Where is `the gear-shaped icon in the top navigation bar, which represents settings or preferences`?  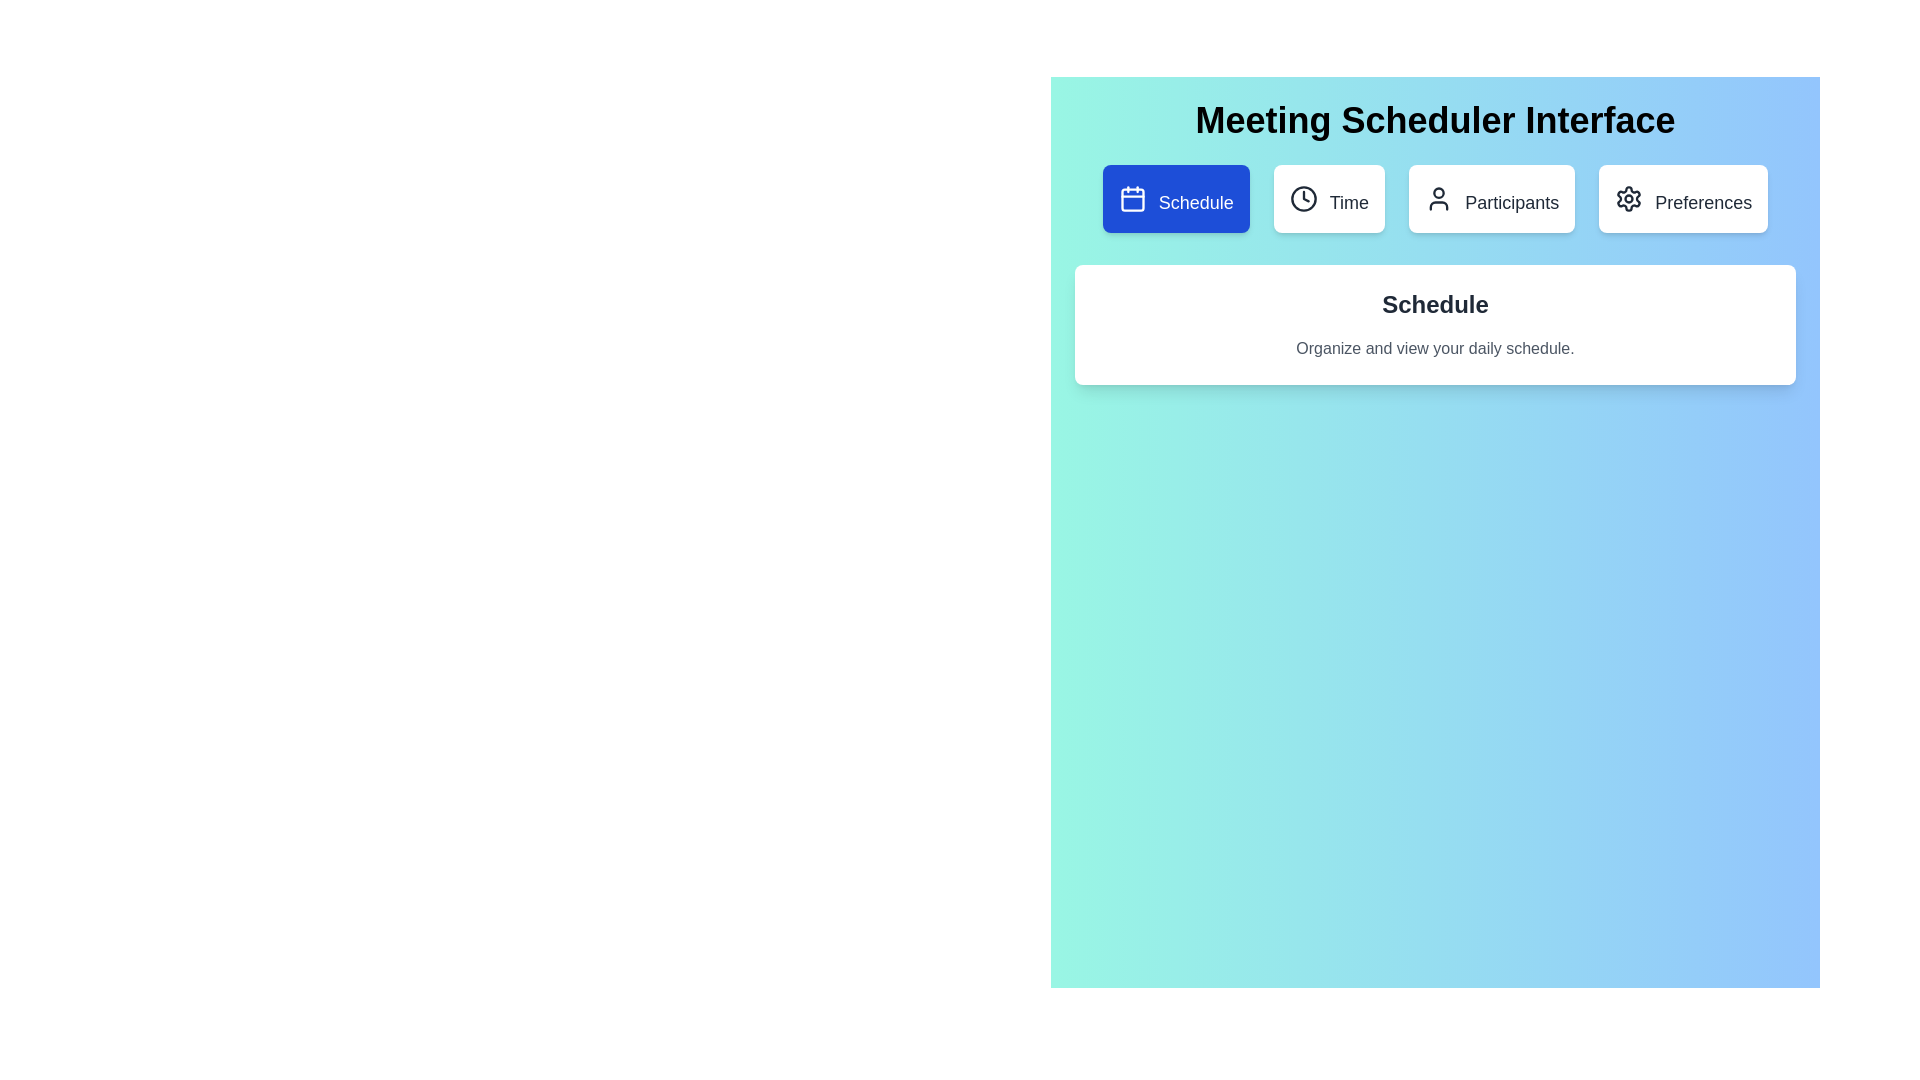
the gear-shaped icon in the top navigation bar, which represents settings or preferences is located at coordinates (1629, 199).